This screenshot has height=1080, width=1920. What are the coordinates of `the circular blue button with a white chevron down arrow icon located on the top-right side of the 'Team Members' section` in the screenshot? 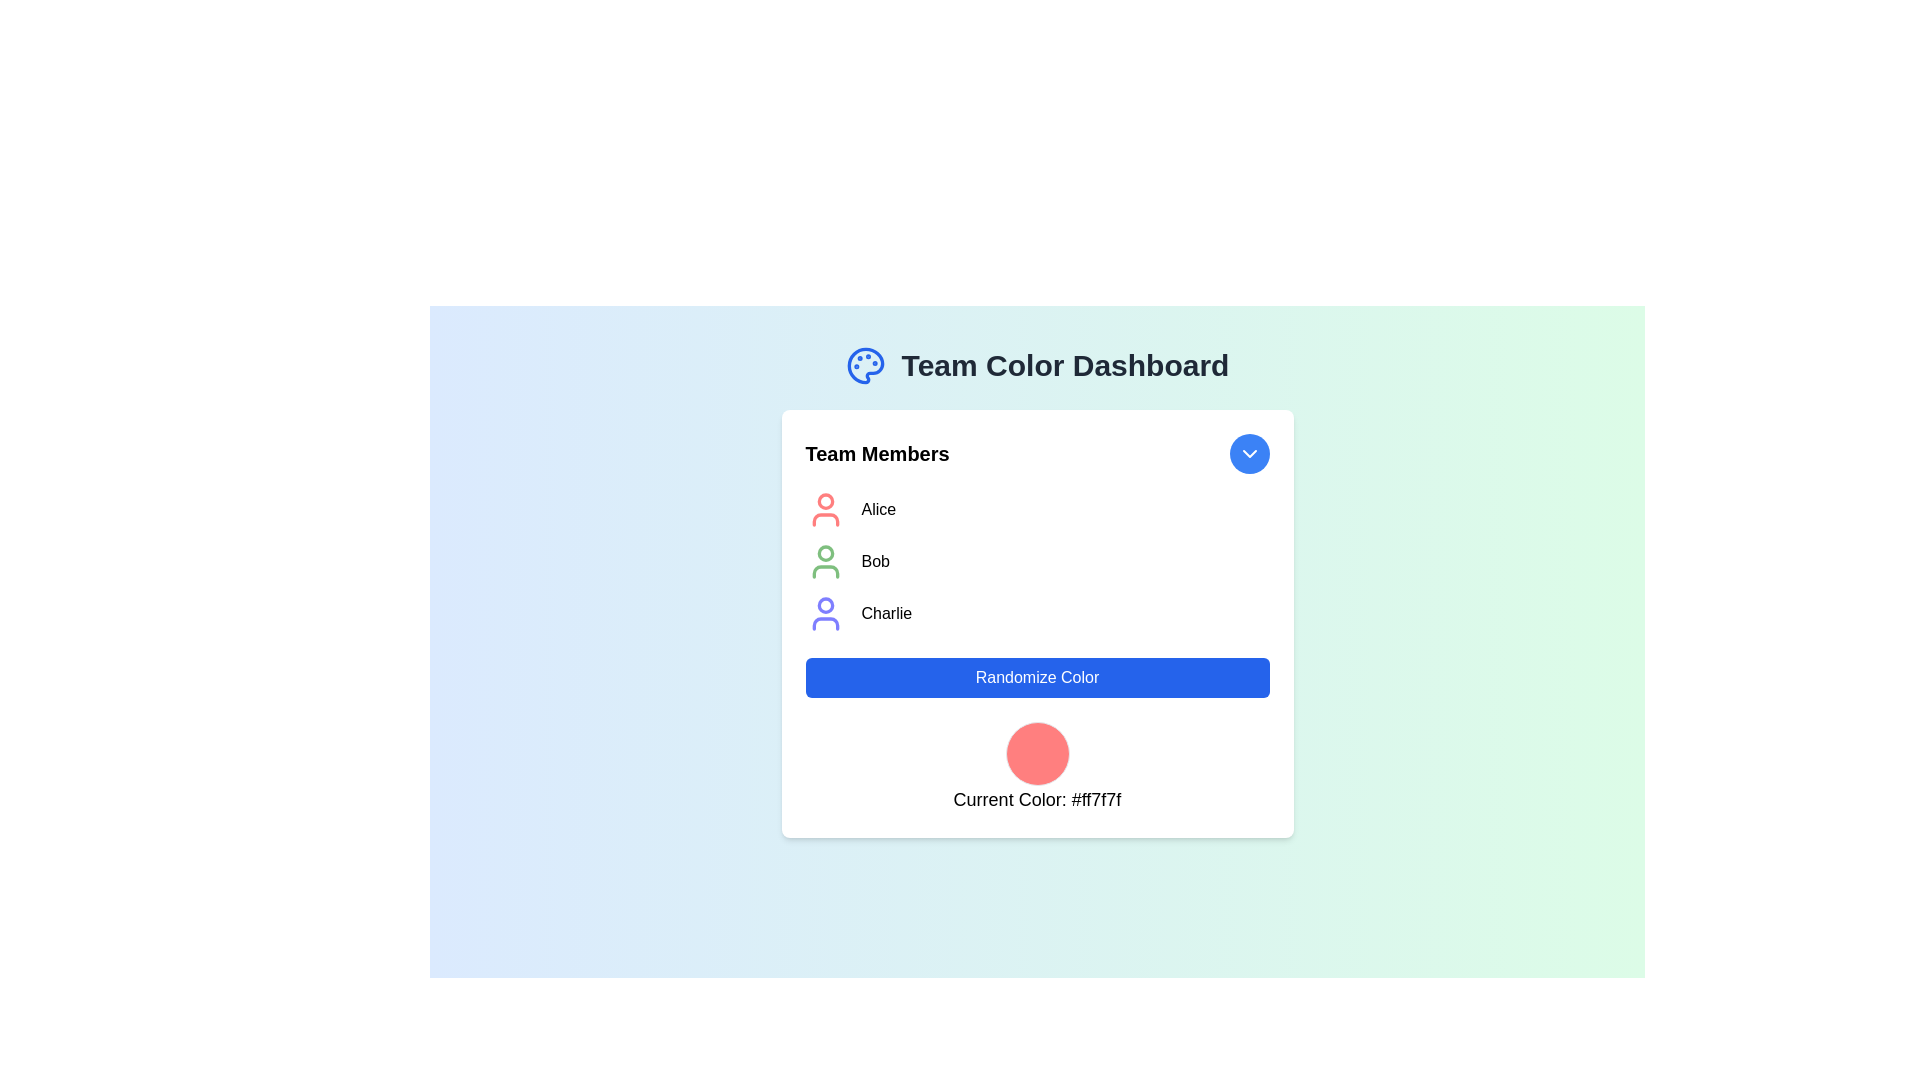 It's located at (1248, 454).